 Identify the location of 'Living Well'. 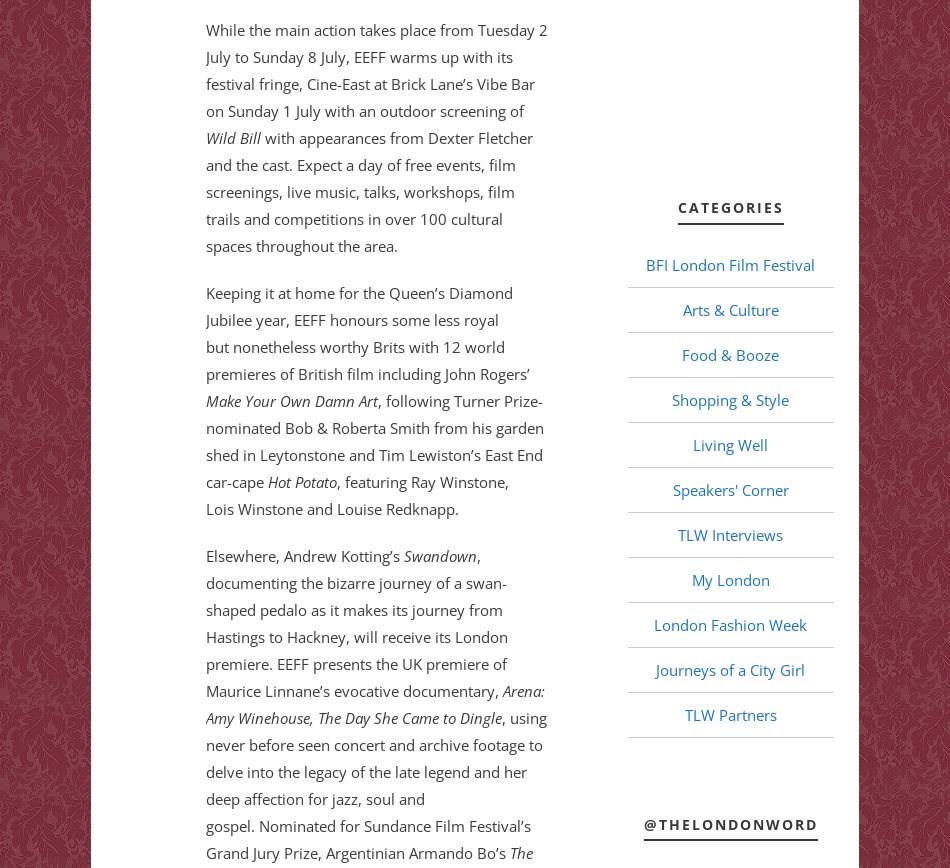
(729, 443).